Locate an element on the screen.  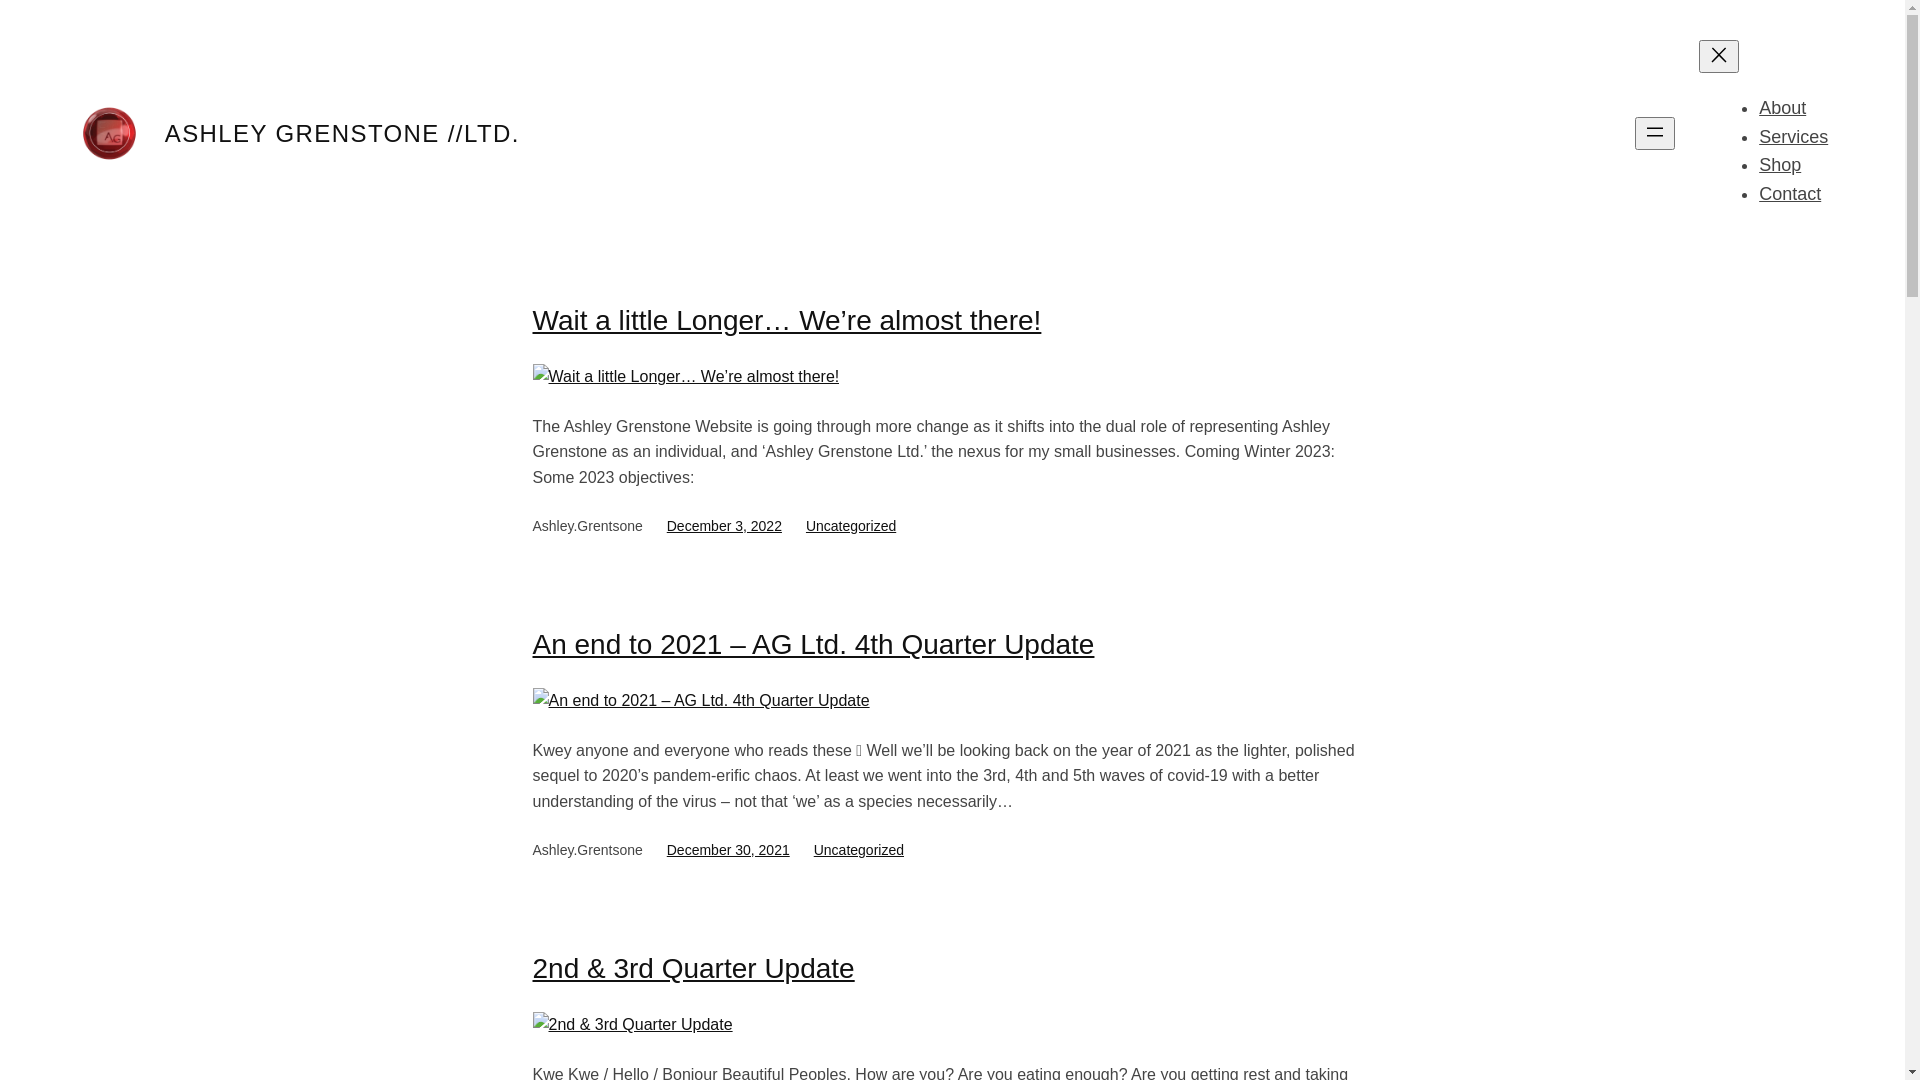
'ASHLEY GRENSTONE //LTD.' is located at coordinates (342, 133).